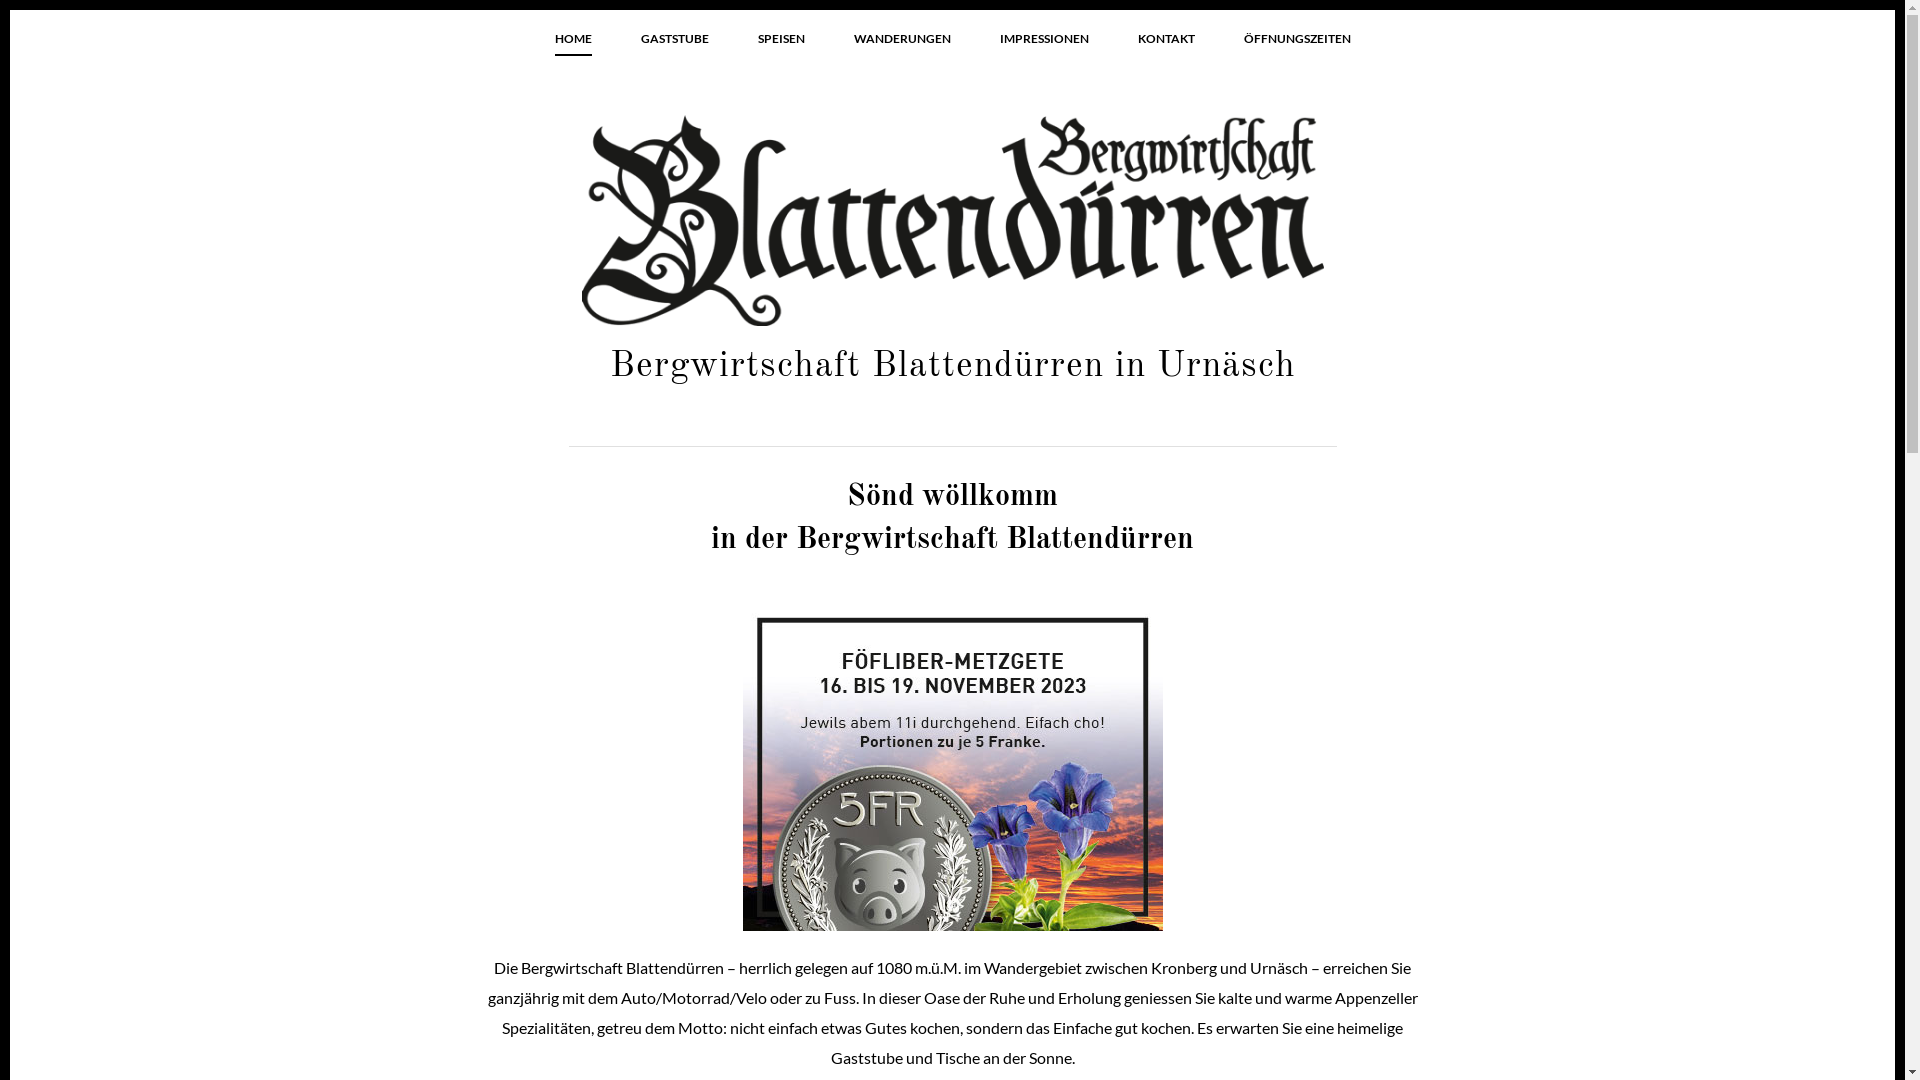 The width and height of the screenshot is (1920, 1080). Describe the element at coordinates (1042, 38) in the screenshot. I see `'IMPRESSIONEN'` at that location.